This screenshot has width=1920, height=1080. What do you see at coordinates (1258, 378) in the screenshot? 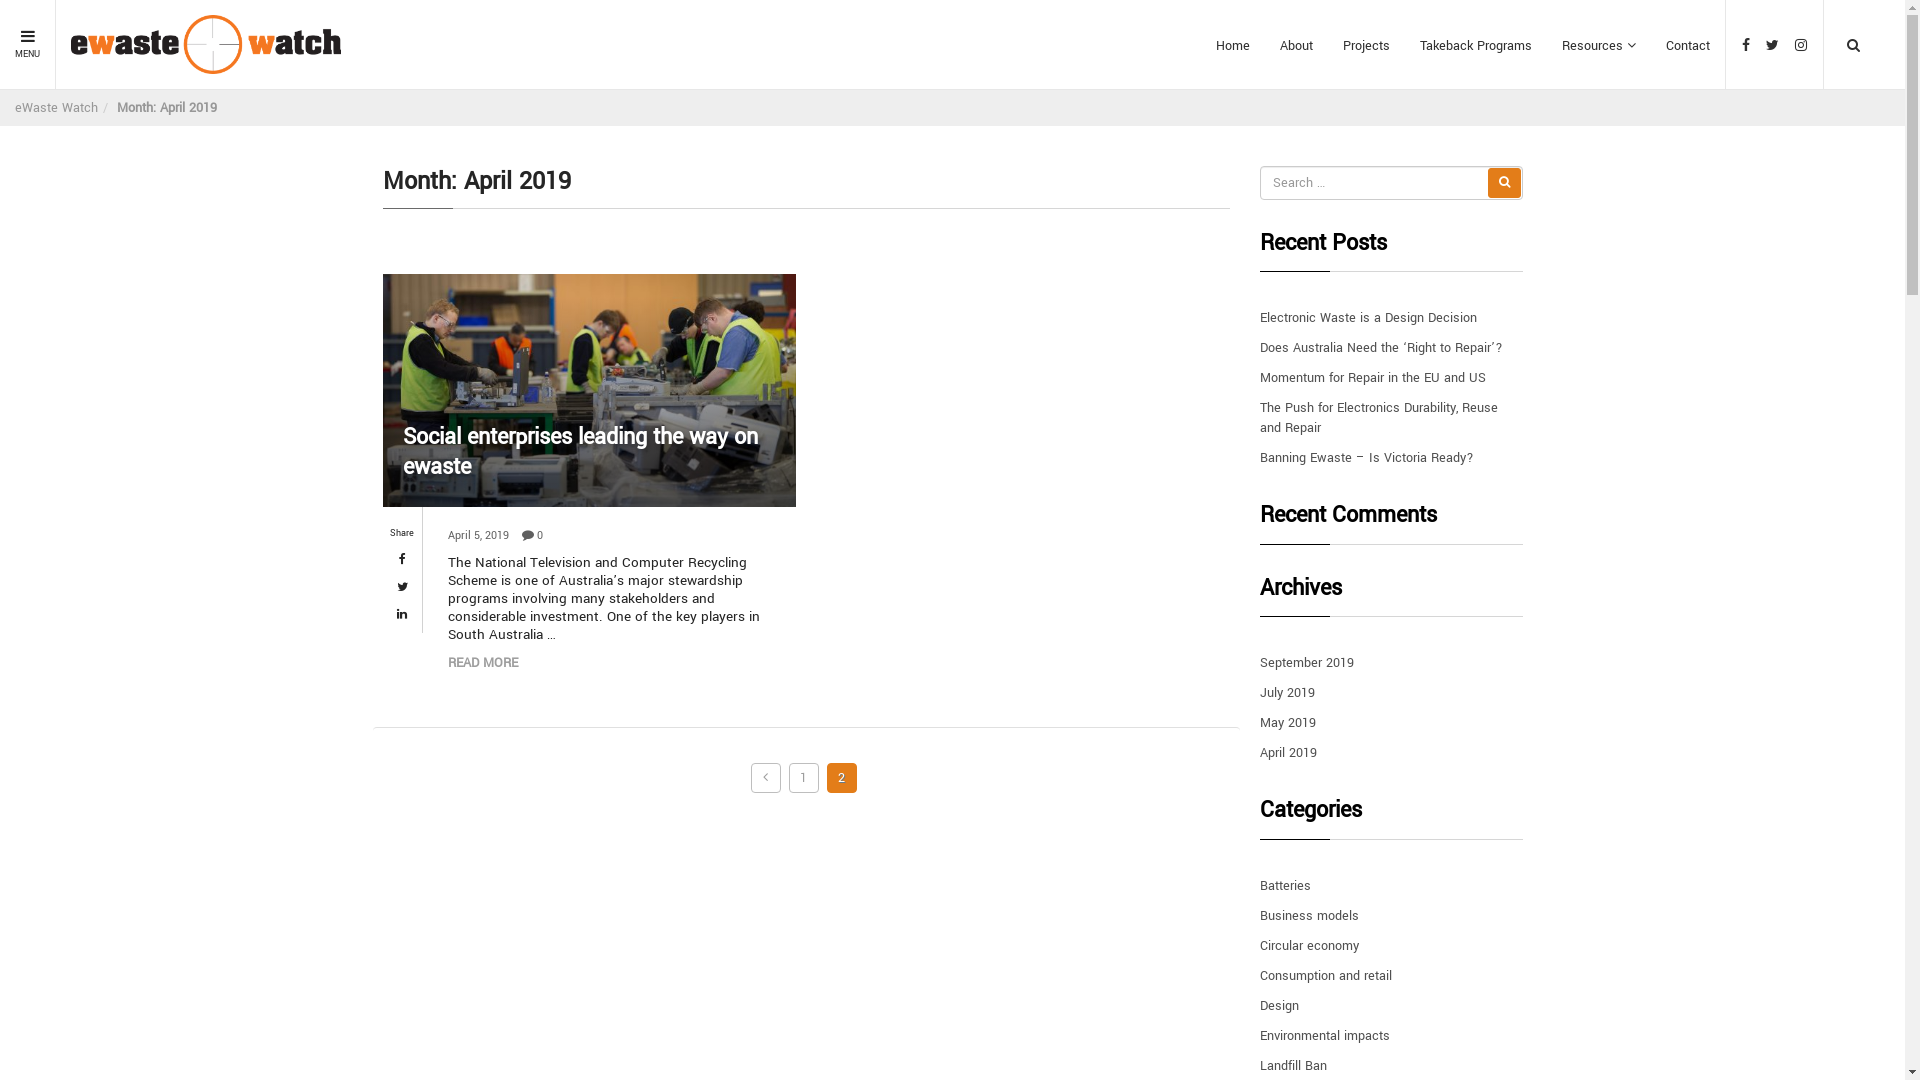
I see `'Momentum for Repair in the EU and US'` at bounding box center [1258, 378].